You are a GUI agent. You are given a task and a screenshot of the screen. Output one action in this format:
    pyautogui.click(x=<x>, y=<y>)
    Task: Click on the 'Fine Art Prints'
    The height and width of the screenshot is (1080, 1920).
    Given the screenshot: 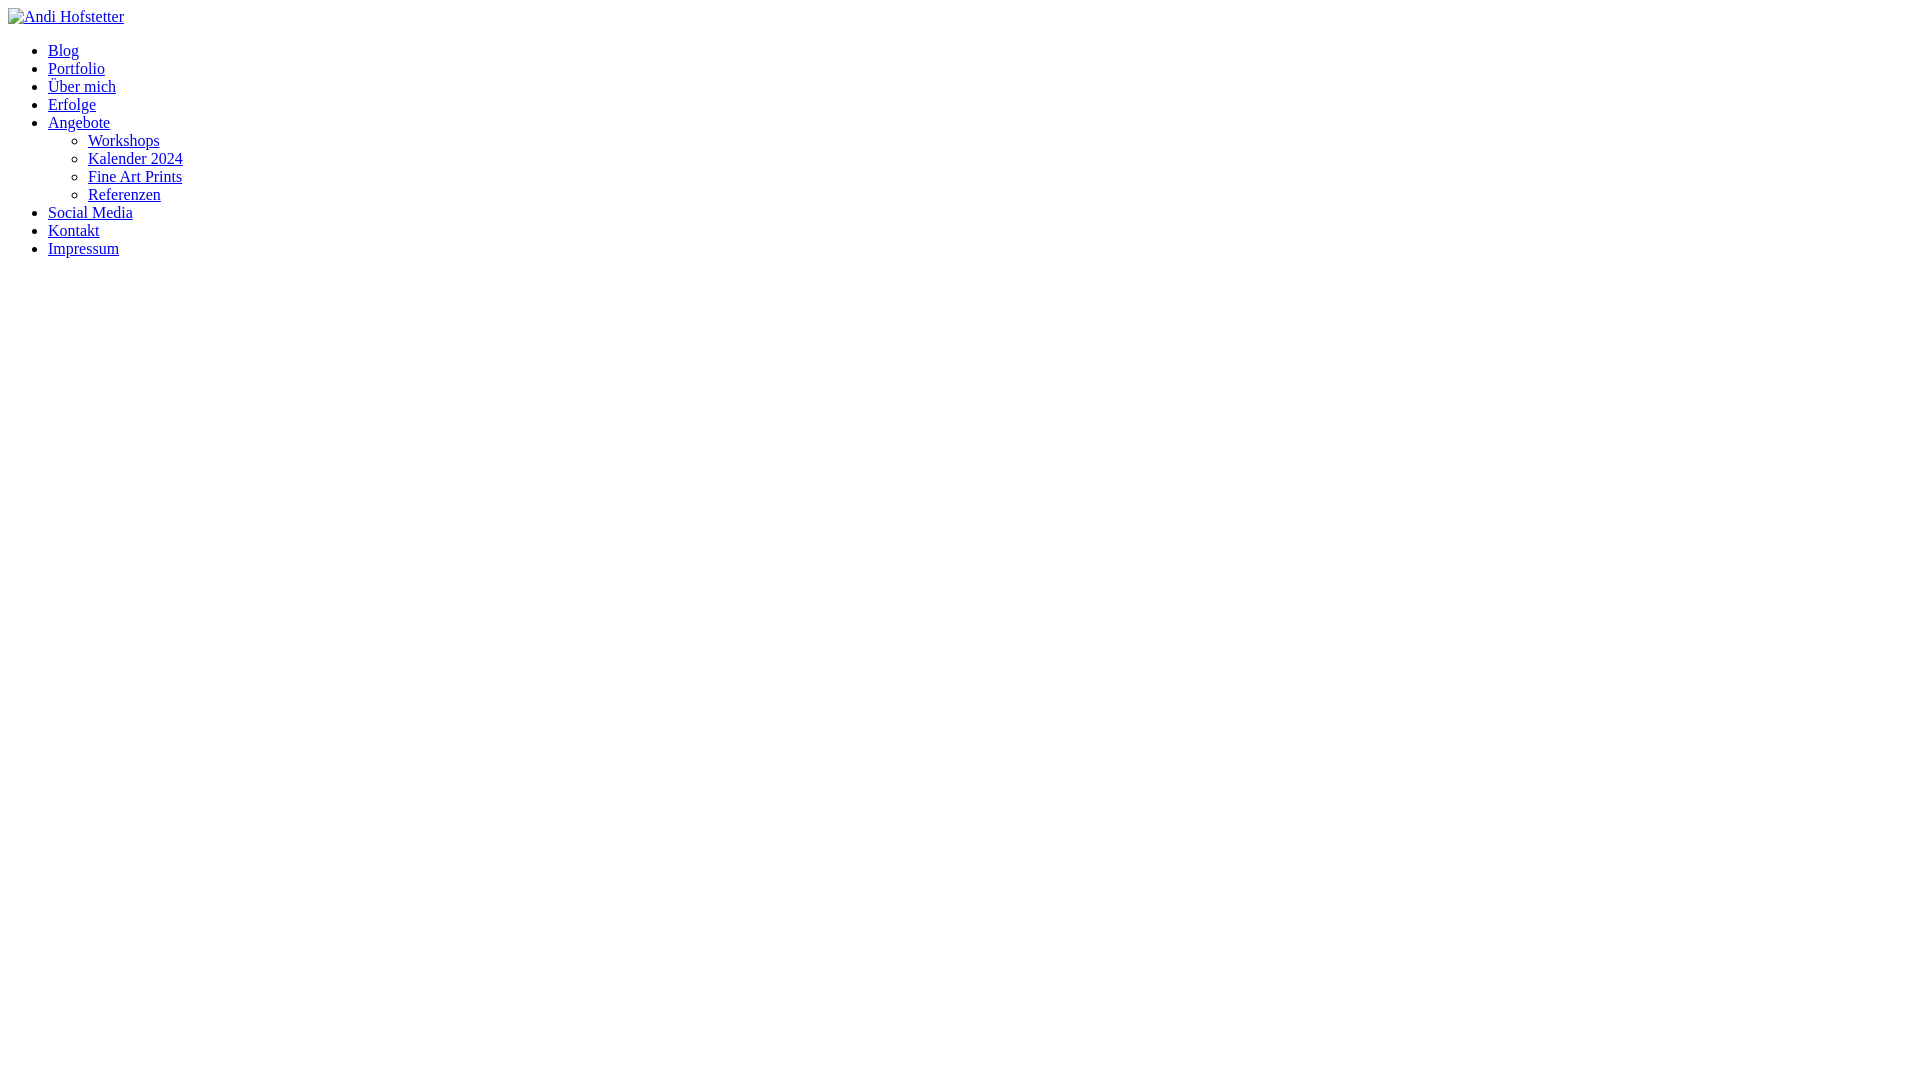 What is the action you would take?
    pyautogui.click(x=86, y=175)
    